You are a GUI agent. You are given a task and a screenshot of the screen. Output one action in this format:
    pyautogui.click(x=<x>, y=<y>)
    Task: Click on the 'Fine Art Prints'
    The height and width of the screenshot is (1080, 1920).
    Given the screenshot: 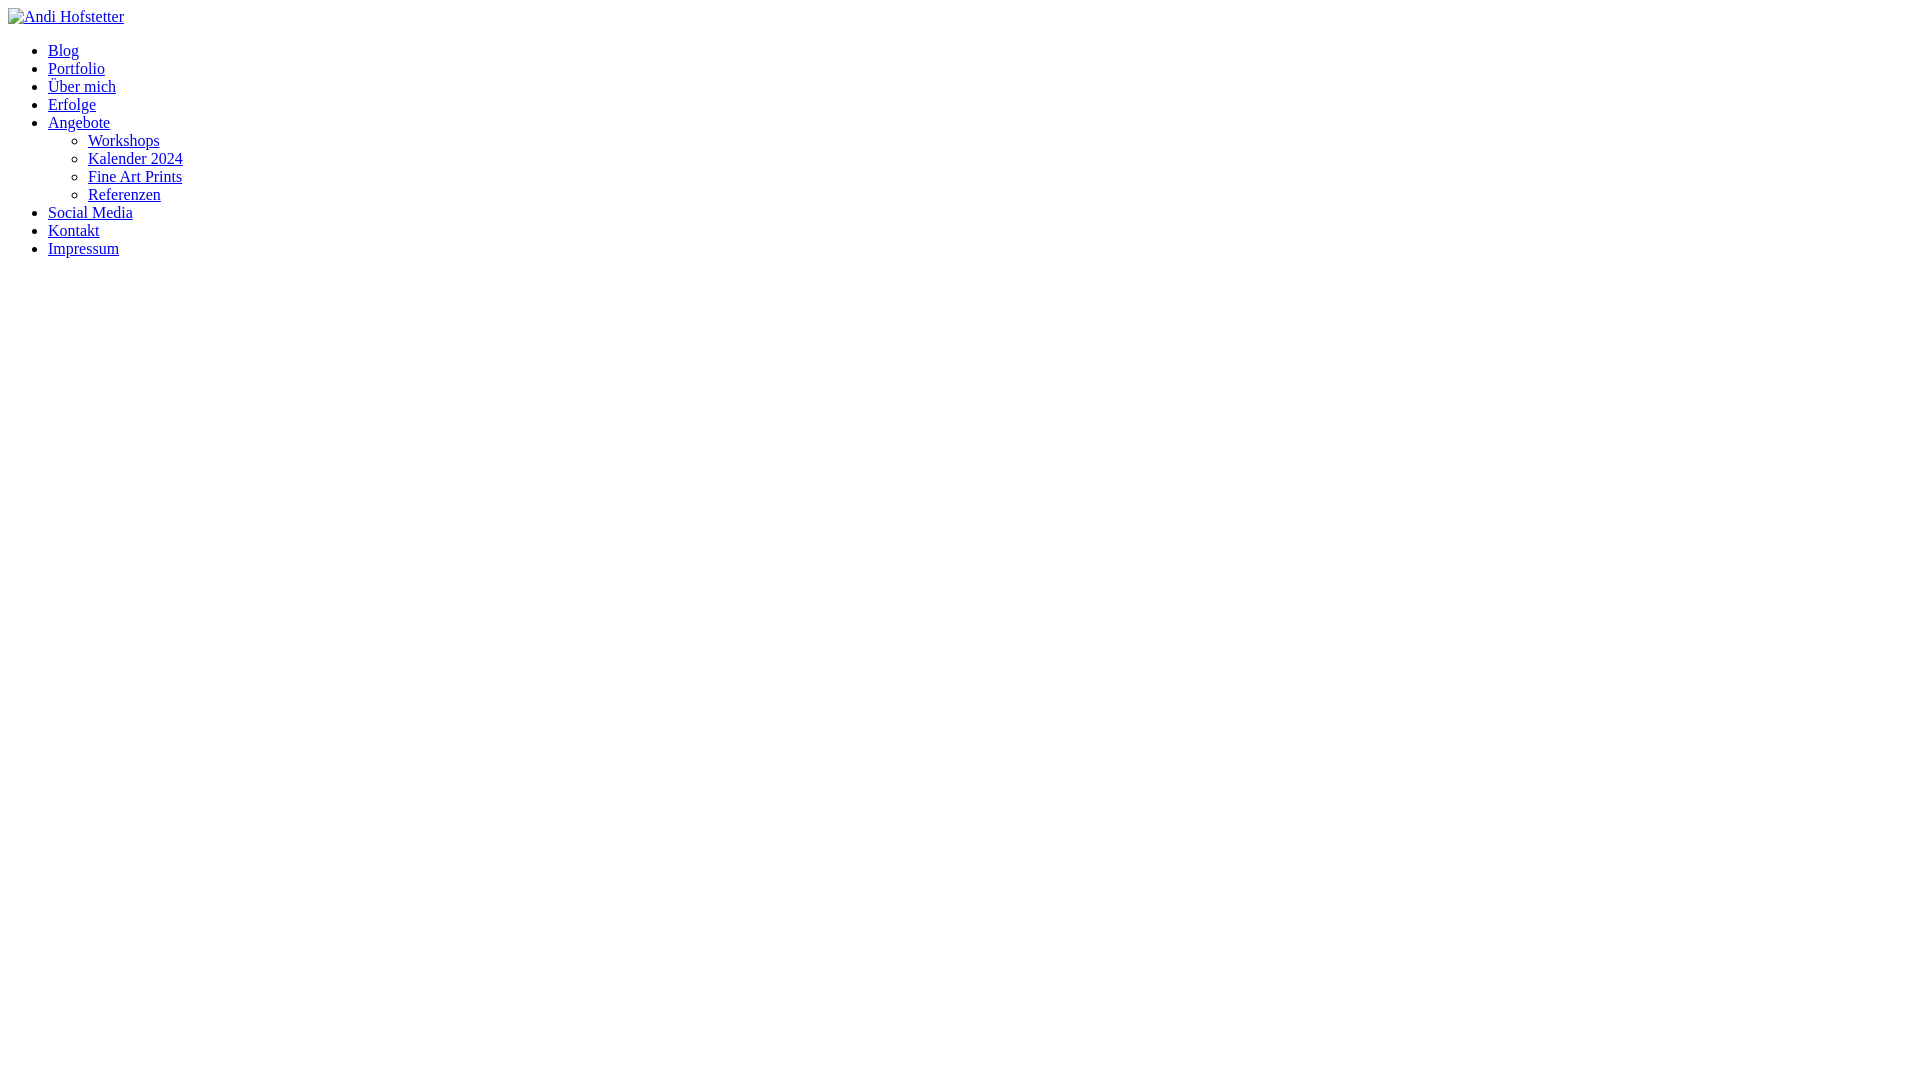 What is the action you would take?
    pyautogui.click(x=86, y=175)
    